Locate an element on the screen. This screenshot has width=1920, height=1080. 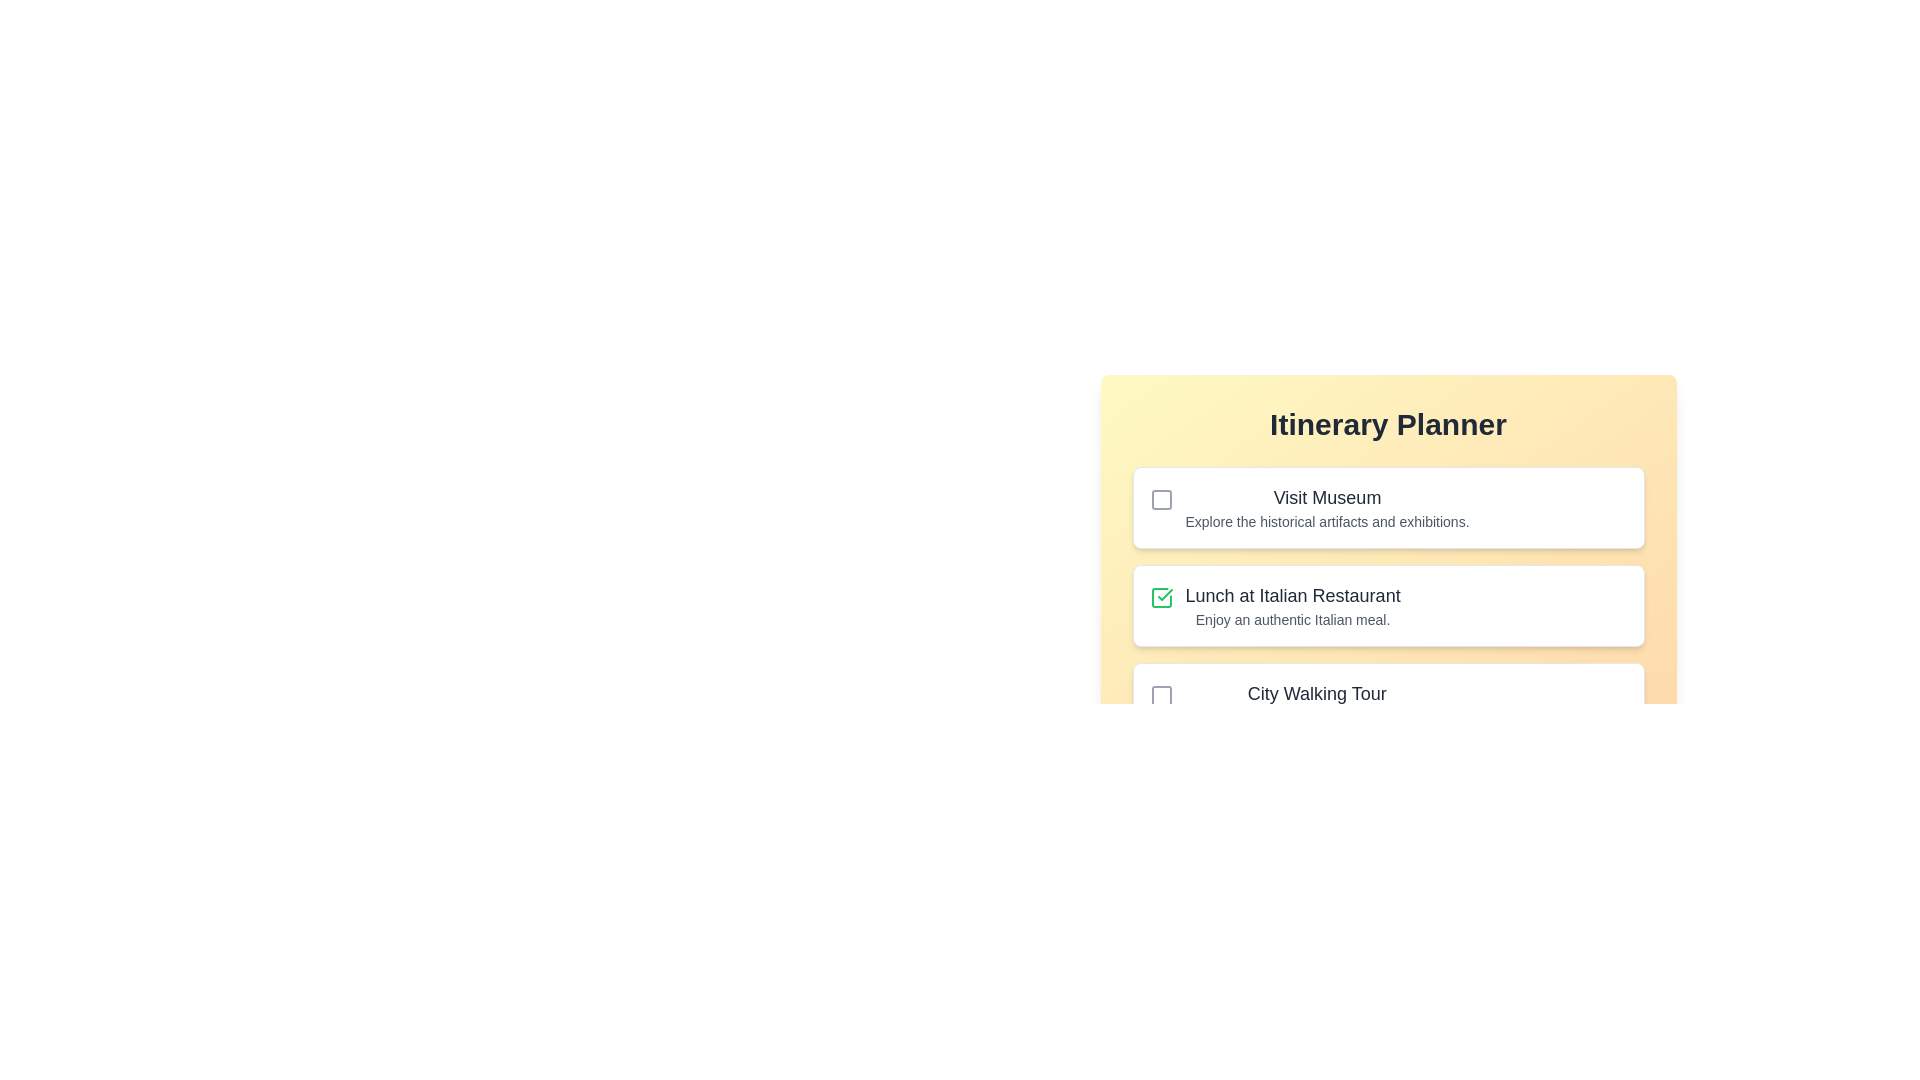
the text label providing additional details about the 'Visit Museum' section, located below the 'Visit Museum' heading within the card in the 'Itinerary Planner' section is located at coordinates (1327, 520).